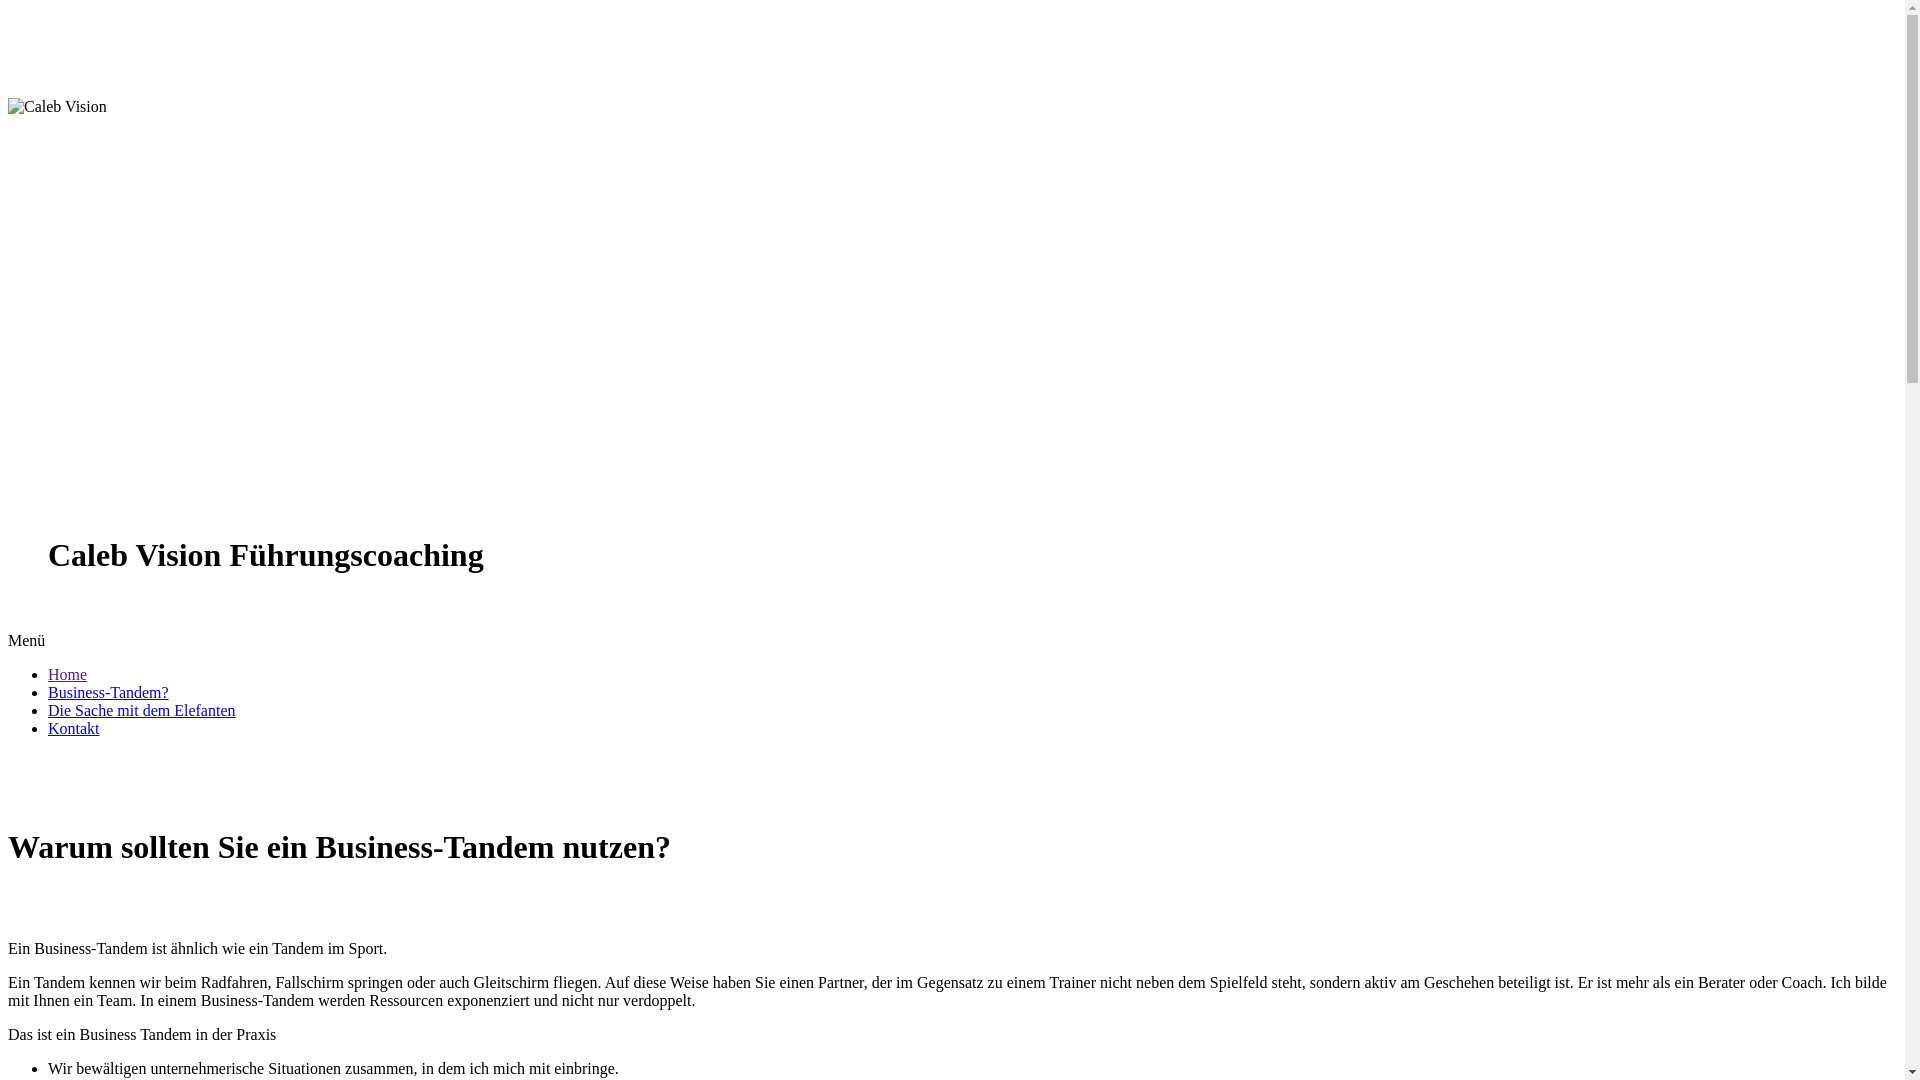 The width and height of the screenshot is (1920, 1080). Describe the element at coordinates (140, 709) in the screenshot. I see `'Die Sache mit dem Elefanten'` at that location.